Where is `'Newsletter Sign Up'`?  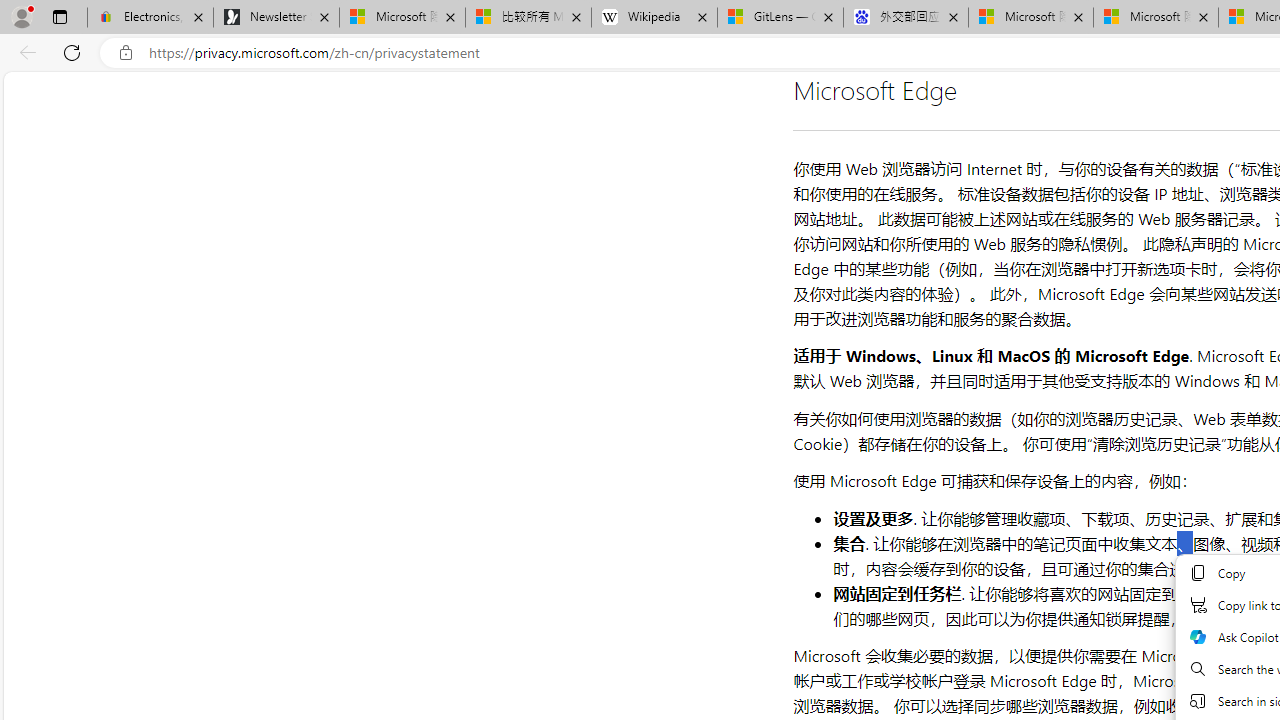
'Newsletter Sign Up' is located at coordinates (275, 17).